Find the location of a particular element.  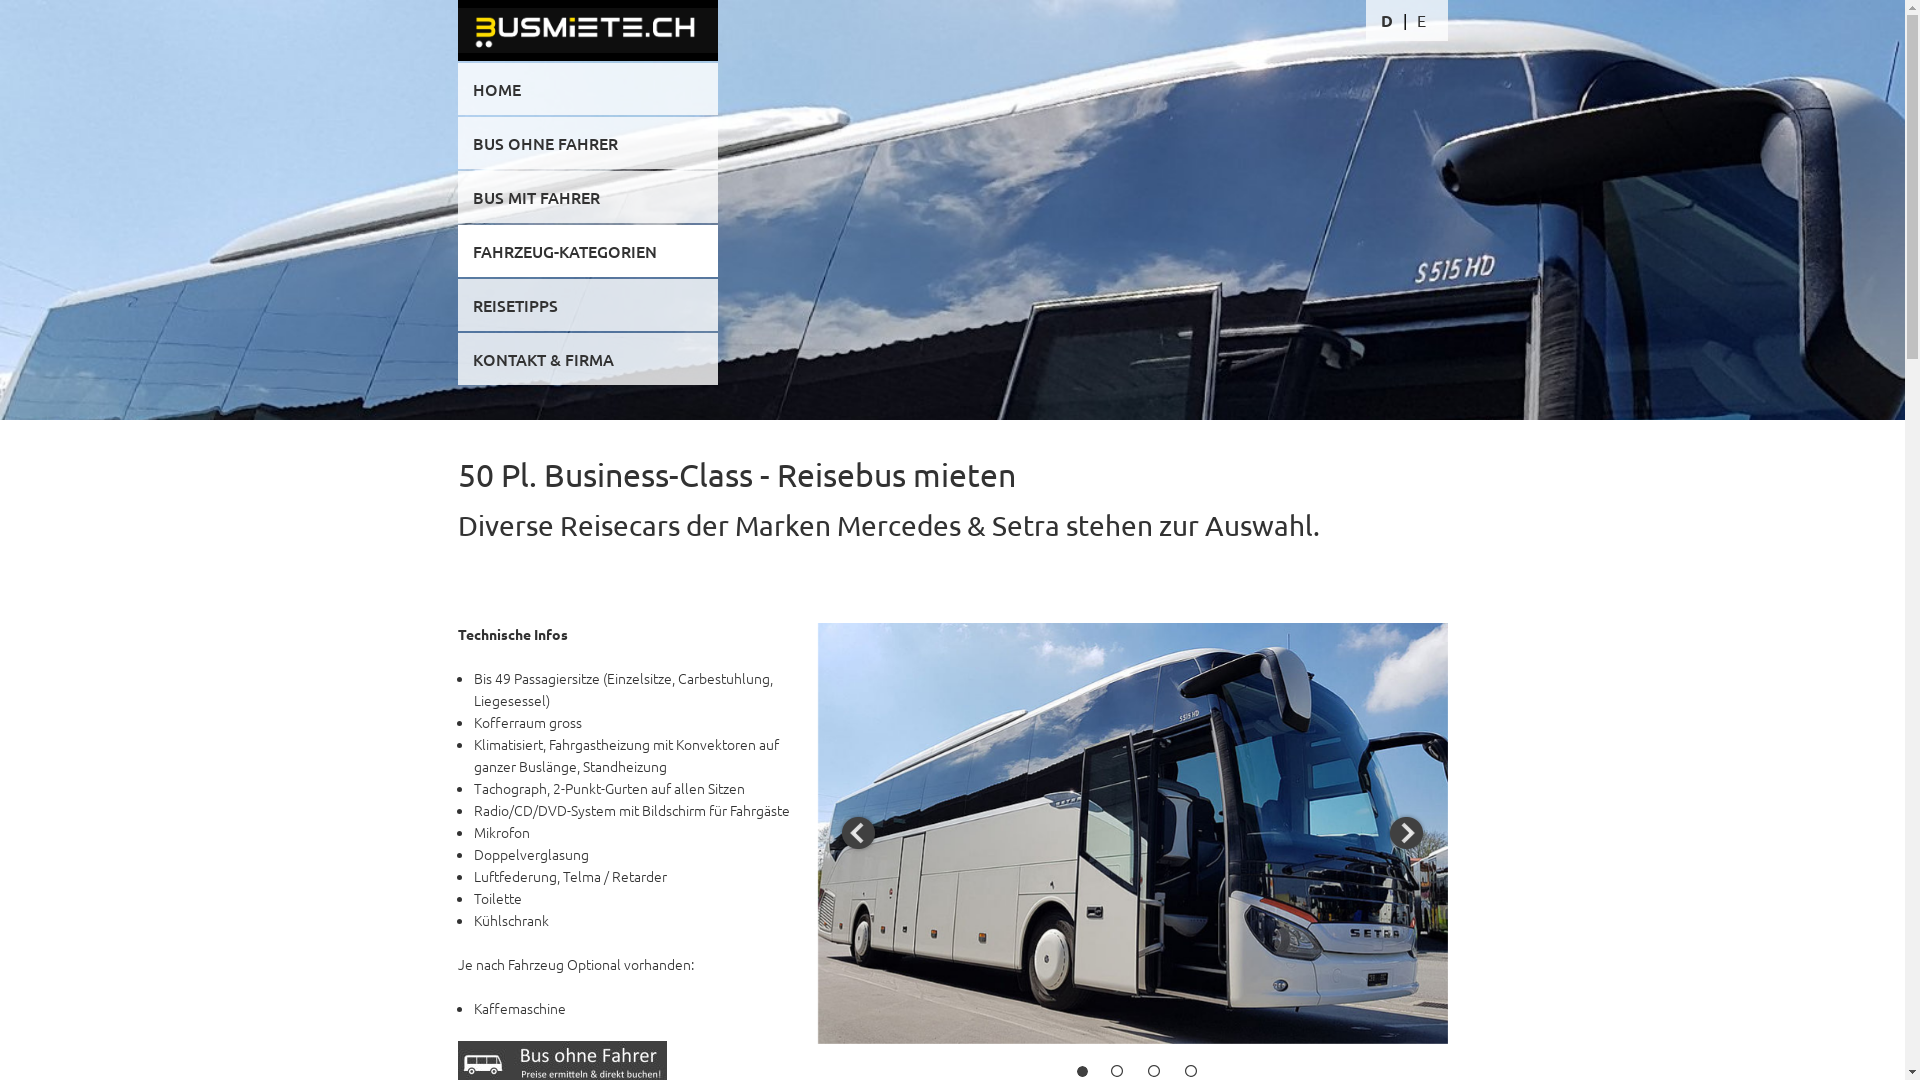

'KONTAKT & FIRMA' is located at coordinates (587, 357).